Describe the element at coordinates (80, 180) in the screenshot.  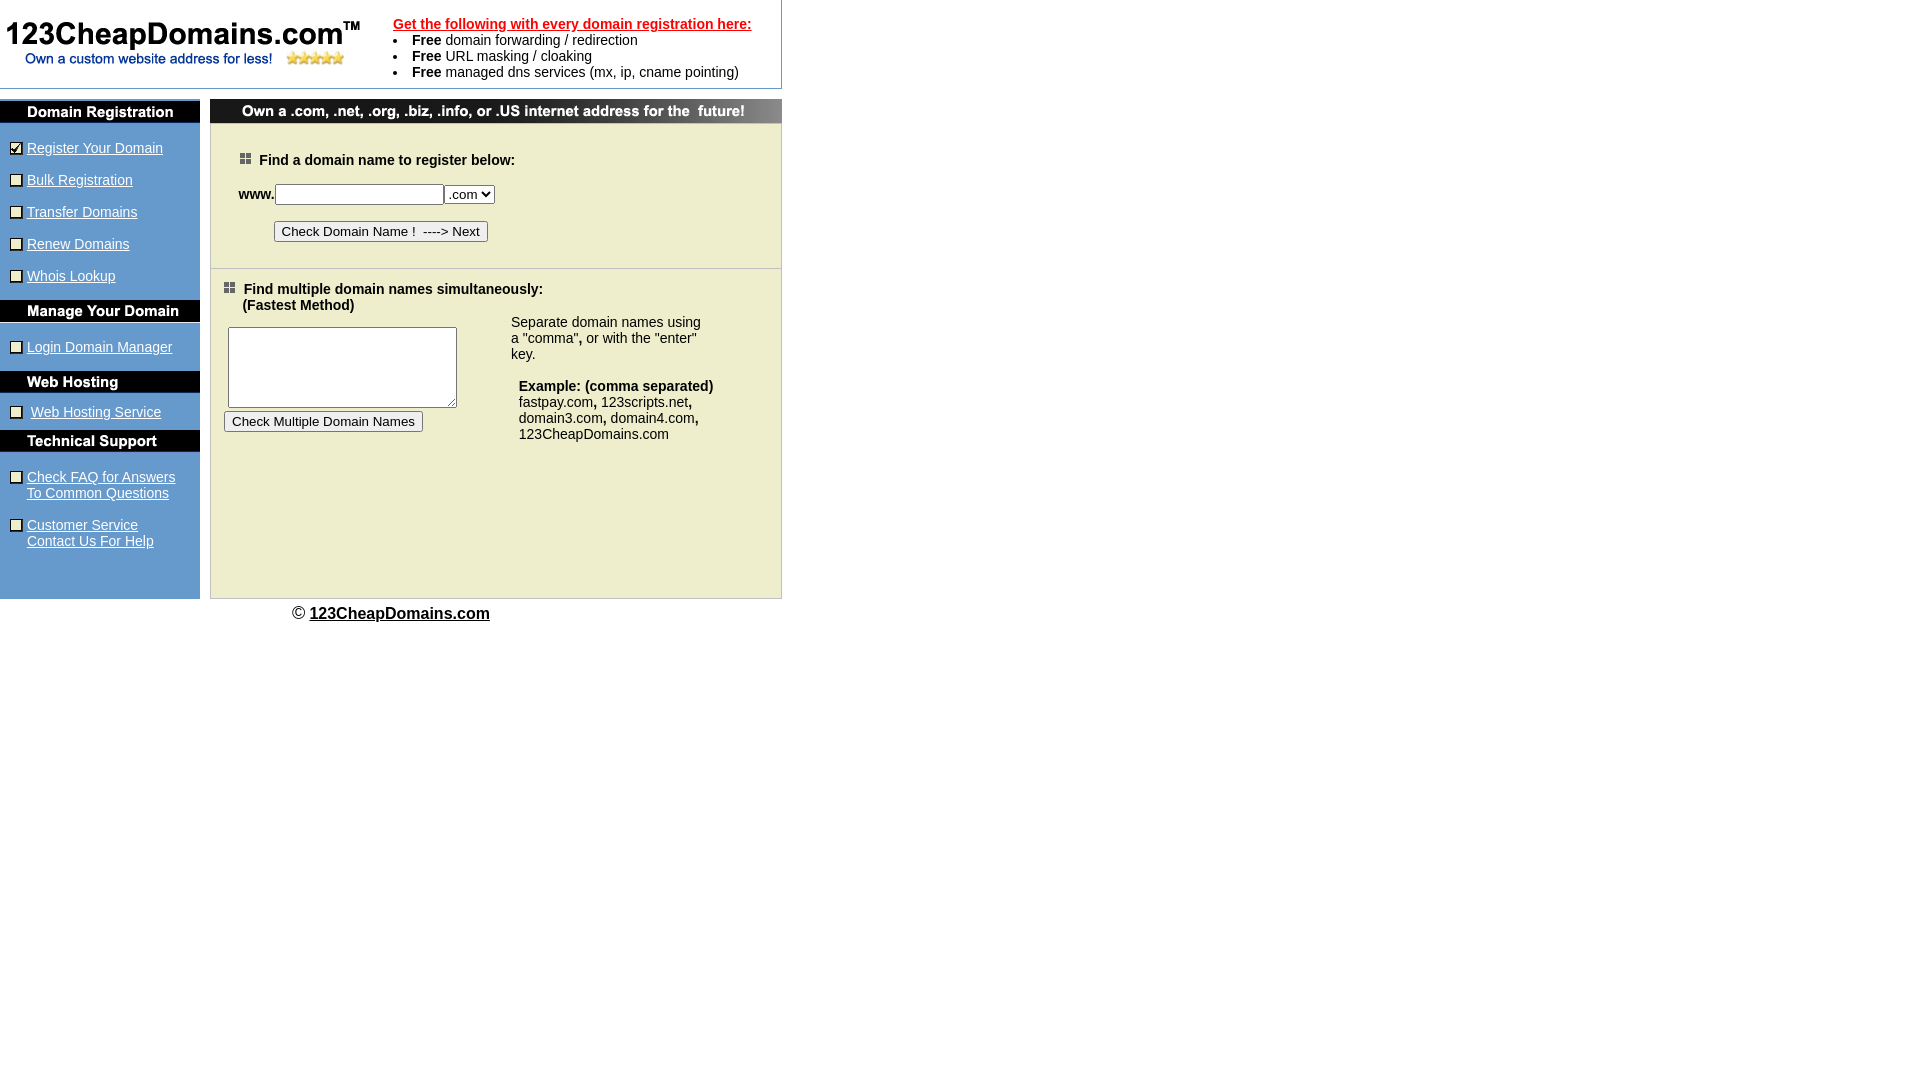
I see `'Bulk Registration'` at that location.